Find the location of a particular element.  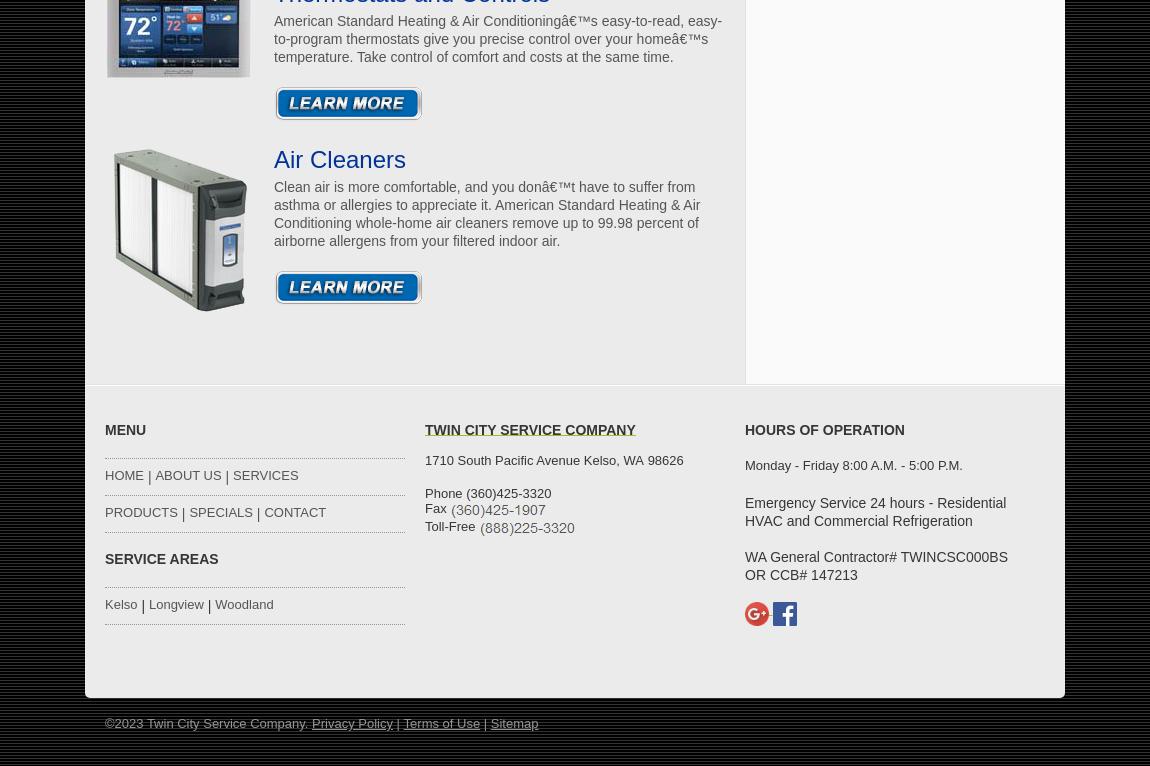

'ABOUT US' is located at coordinates (154, 474).